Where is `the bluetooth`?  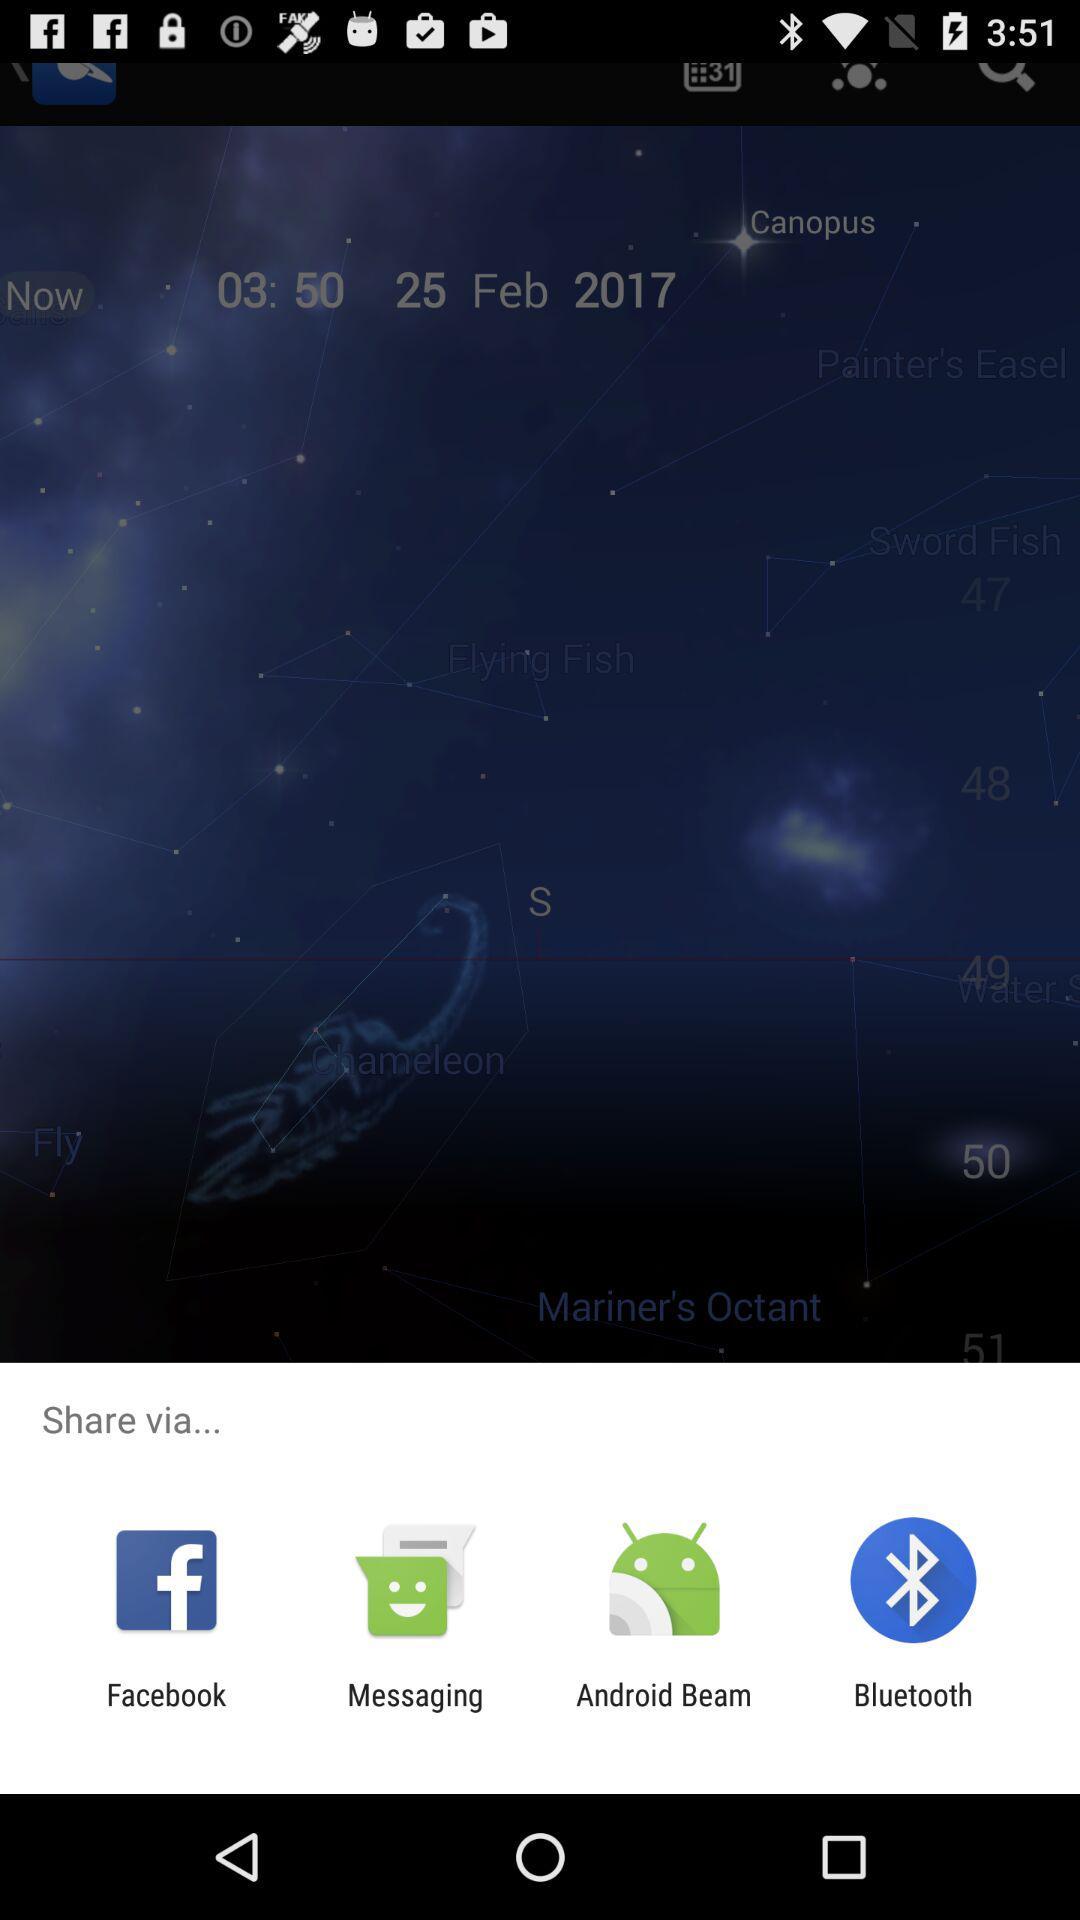 the bluetooth is located at coordinates (913, 1711).